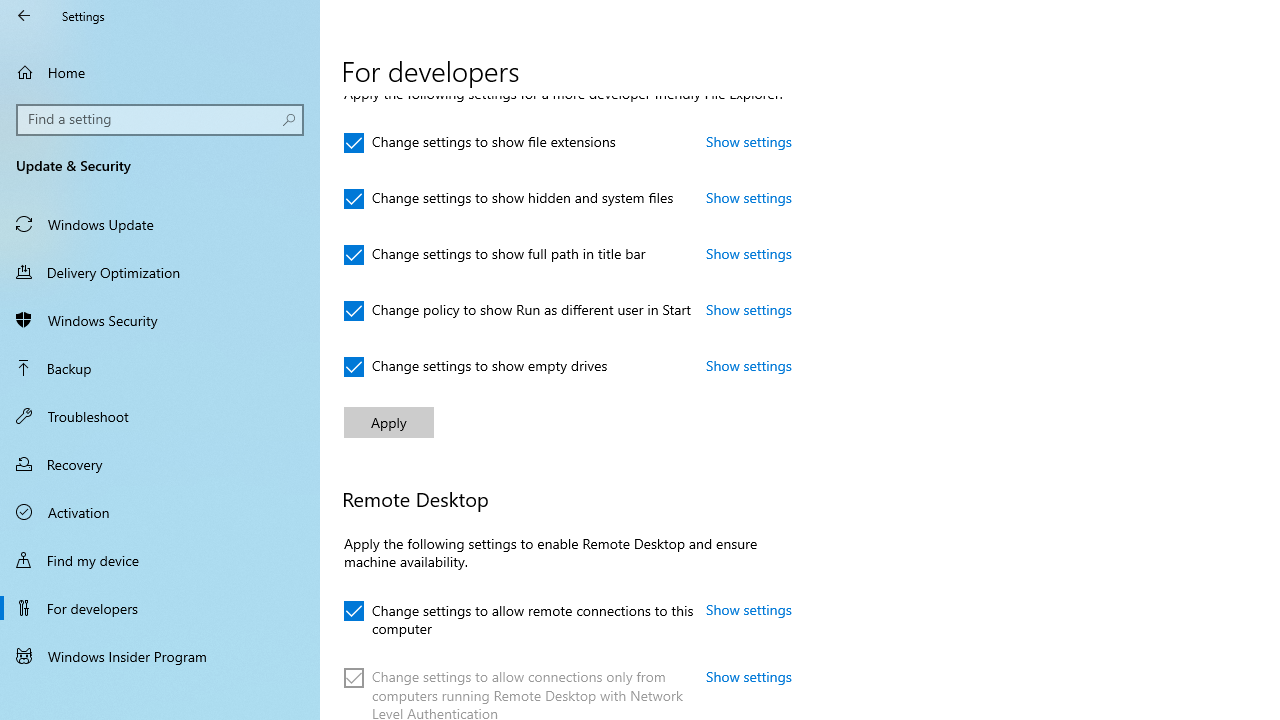 The image size is (1280, 720). What do you see at coordinates (748, 365) in the screenshot?
I see `'Show settings: Change settings to show empty drives'` at bounding box center [748, 365].